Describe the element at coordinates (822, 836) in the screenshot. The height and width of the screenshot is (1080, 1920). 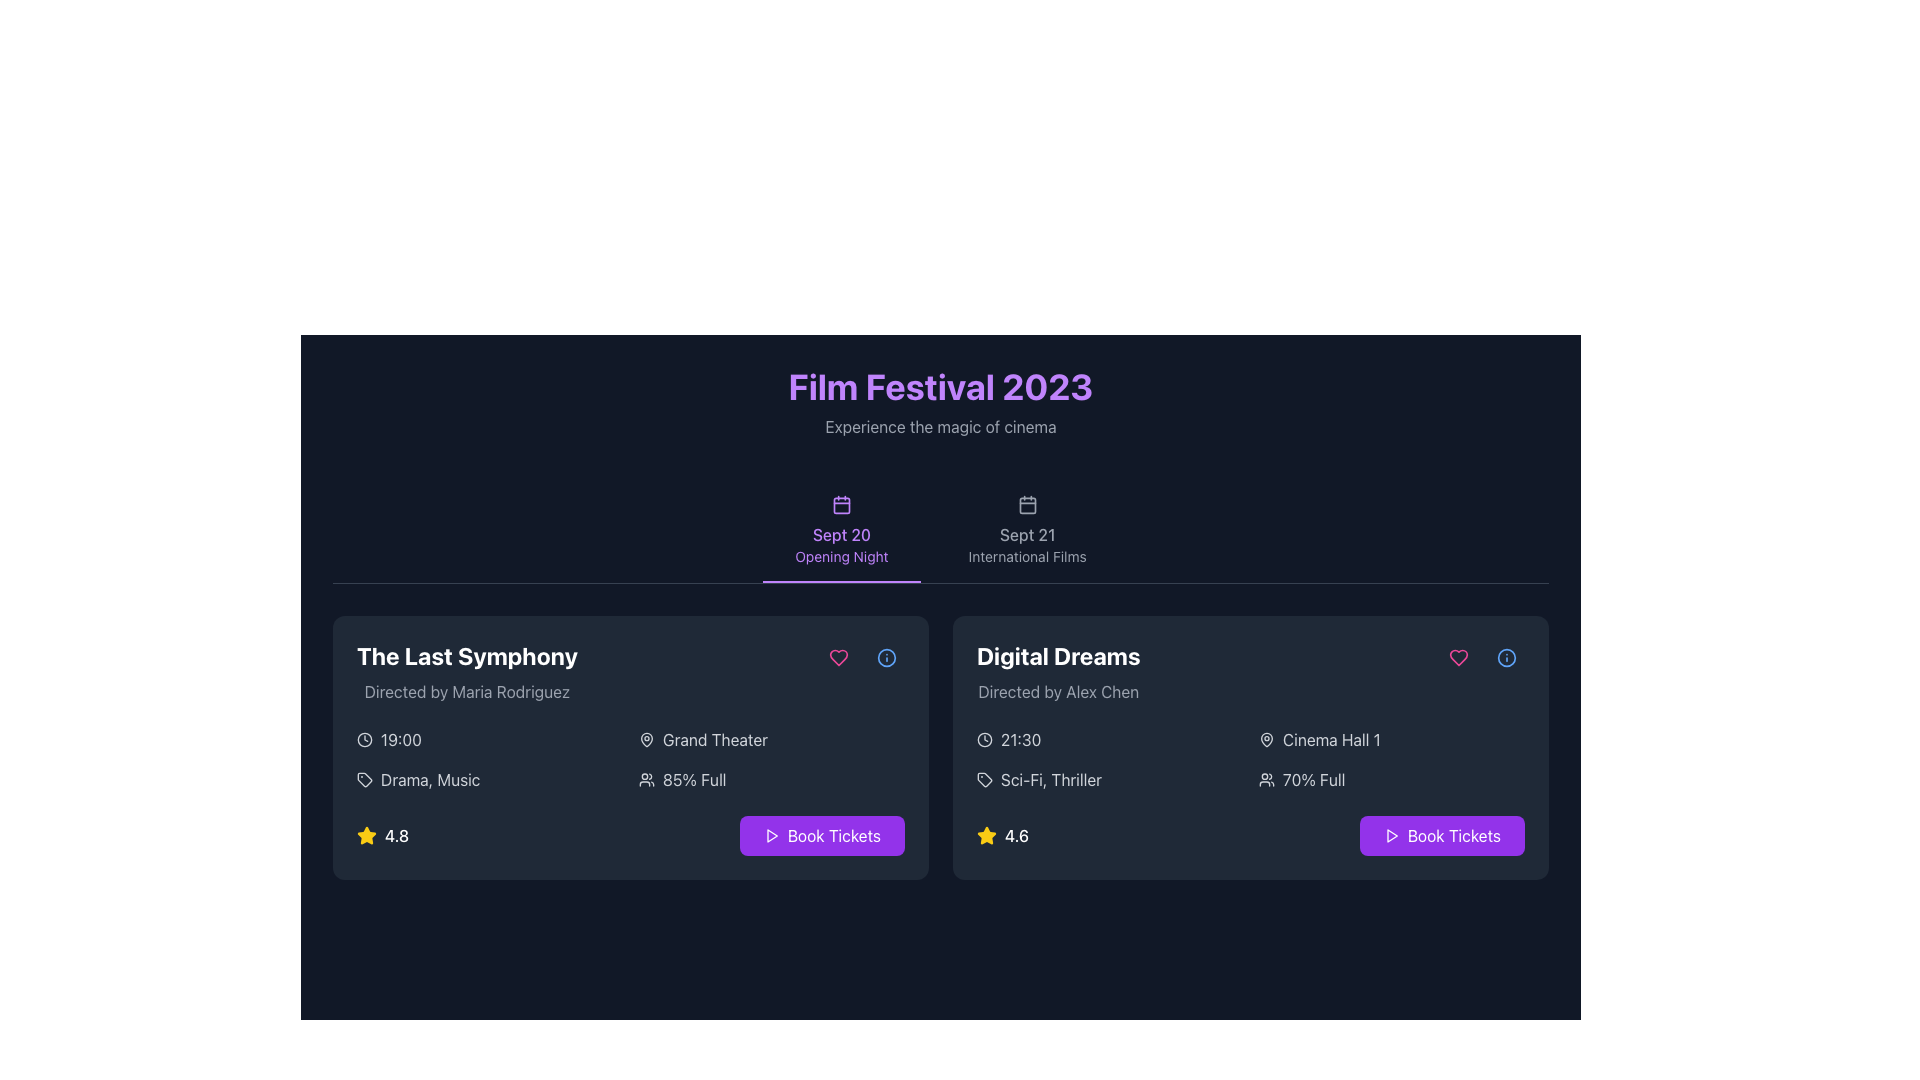
I see `the 'Book Tickets' button with a purple background and white text located in the bottom right corner of the card labeled 'The Last Symphony' to book tickets` at that location.